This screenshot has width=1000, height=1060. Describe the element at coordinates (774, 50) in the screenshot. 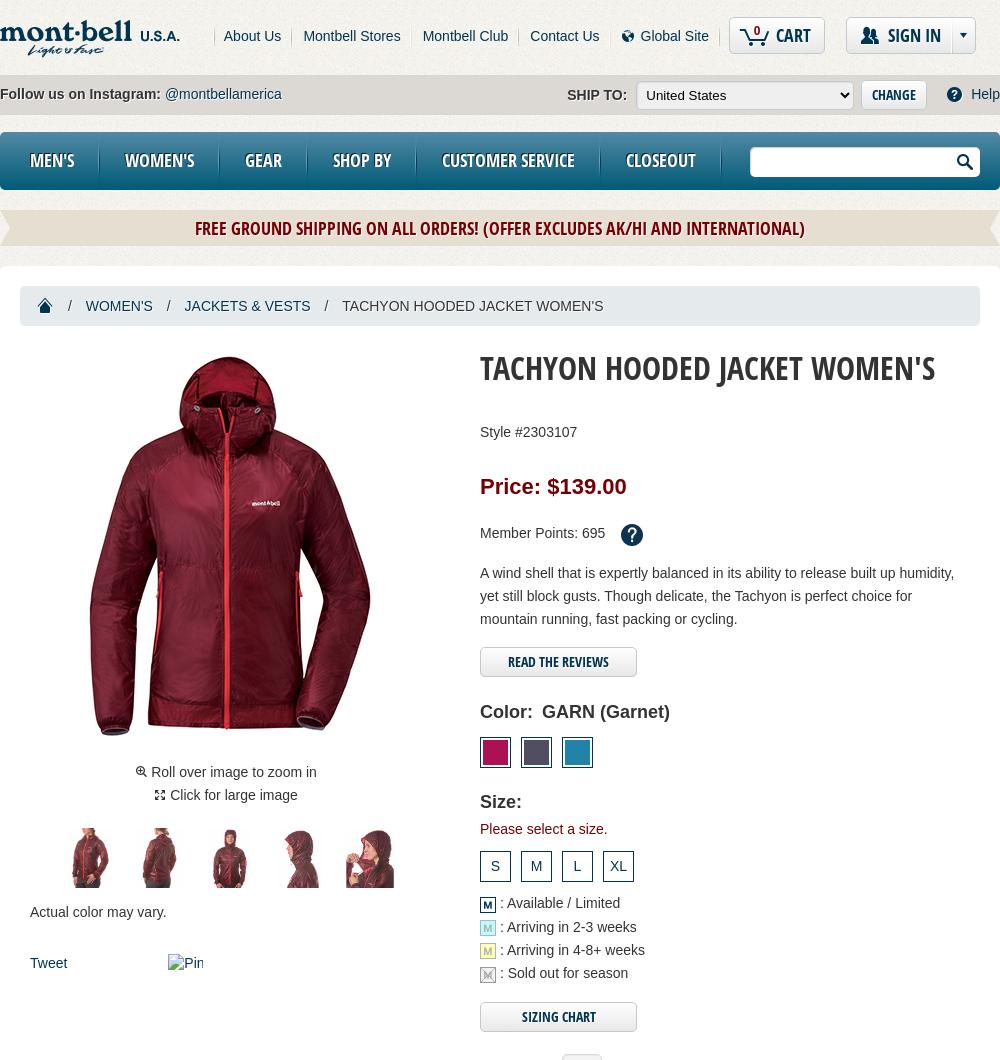

I see `'items in cart'` at that location.